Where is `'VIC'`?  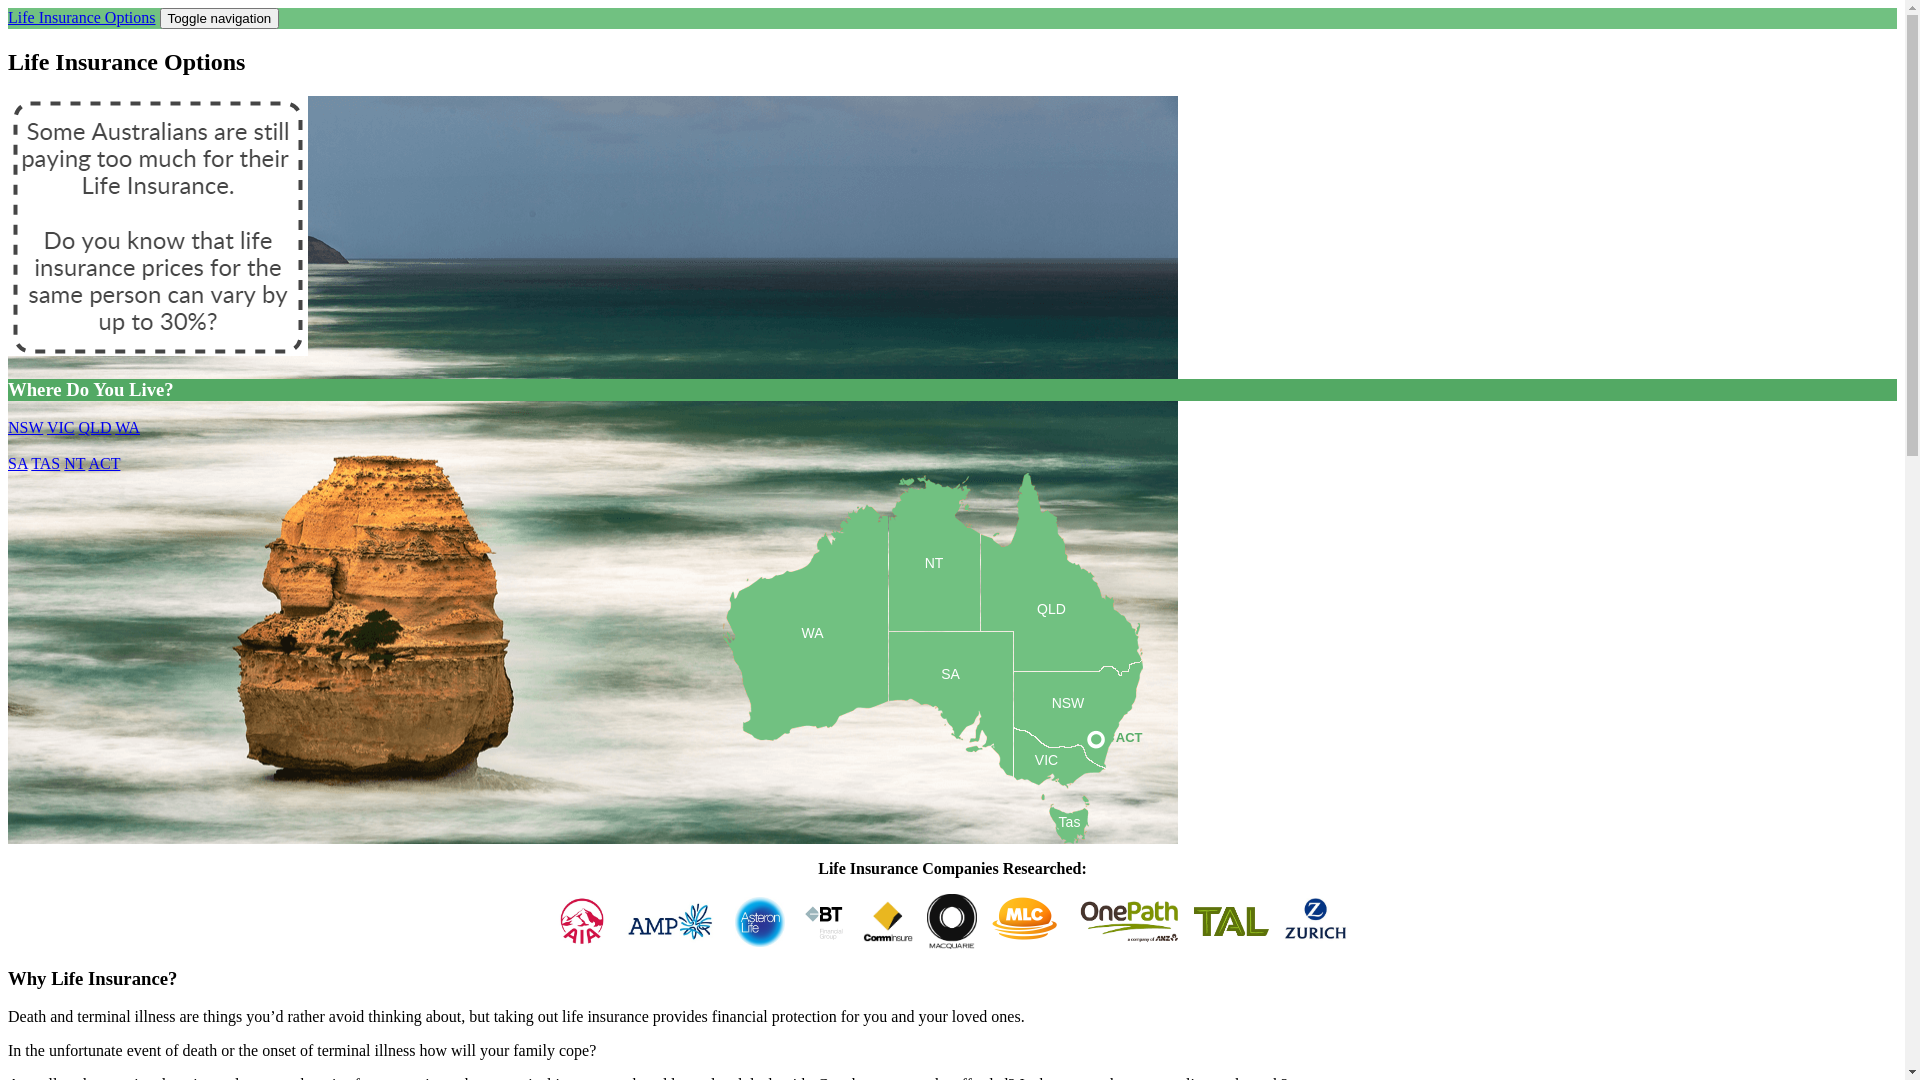 'VIC' is located at coordinates (61, 426).